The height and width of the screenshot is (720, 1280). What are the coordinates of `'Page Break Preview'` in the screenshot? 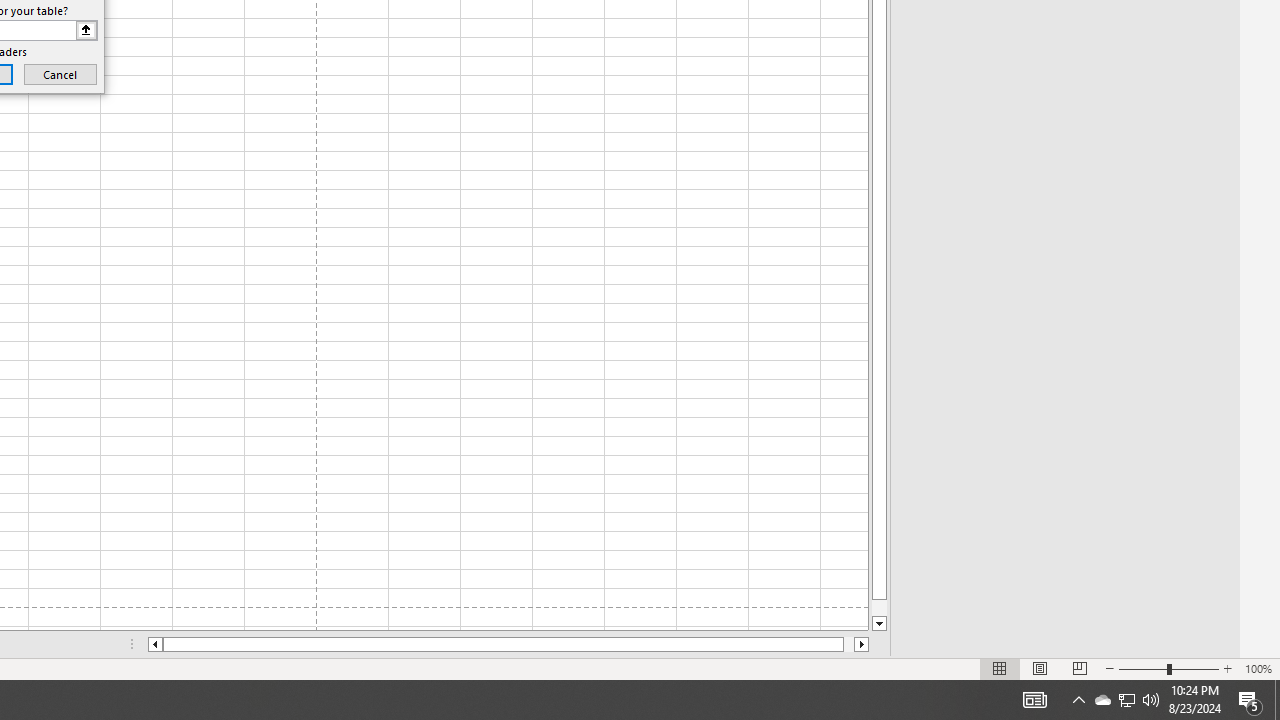 It's located at (1078, 669).